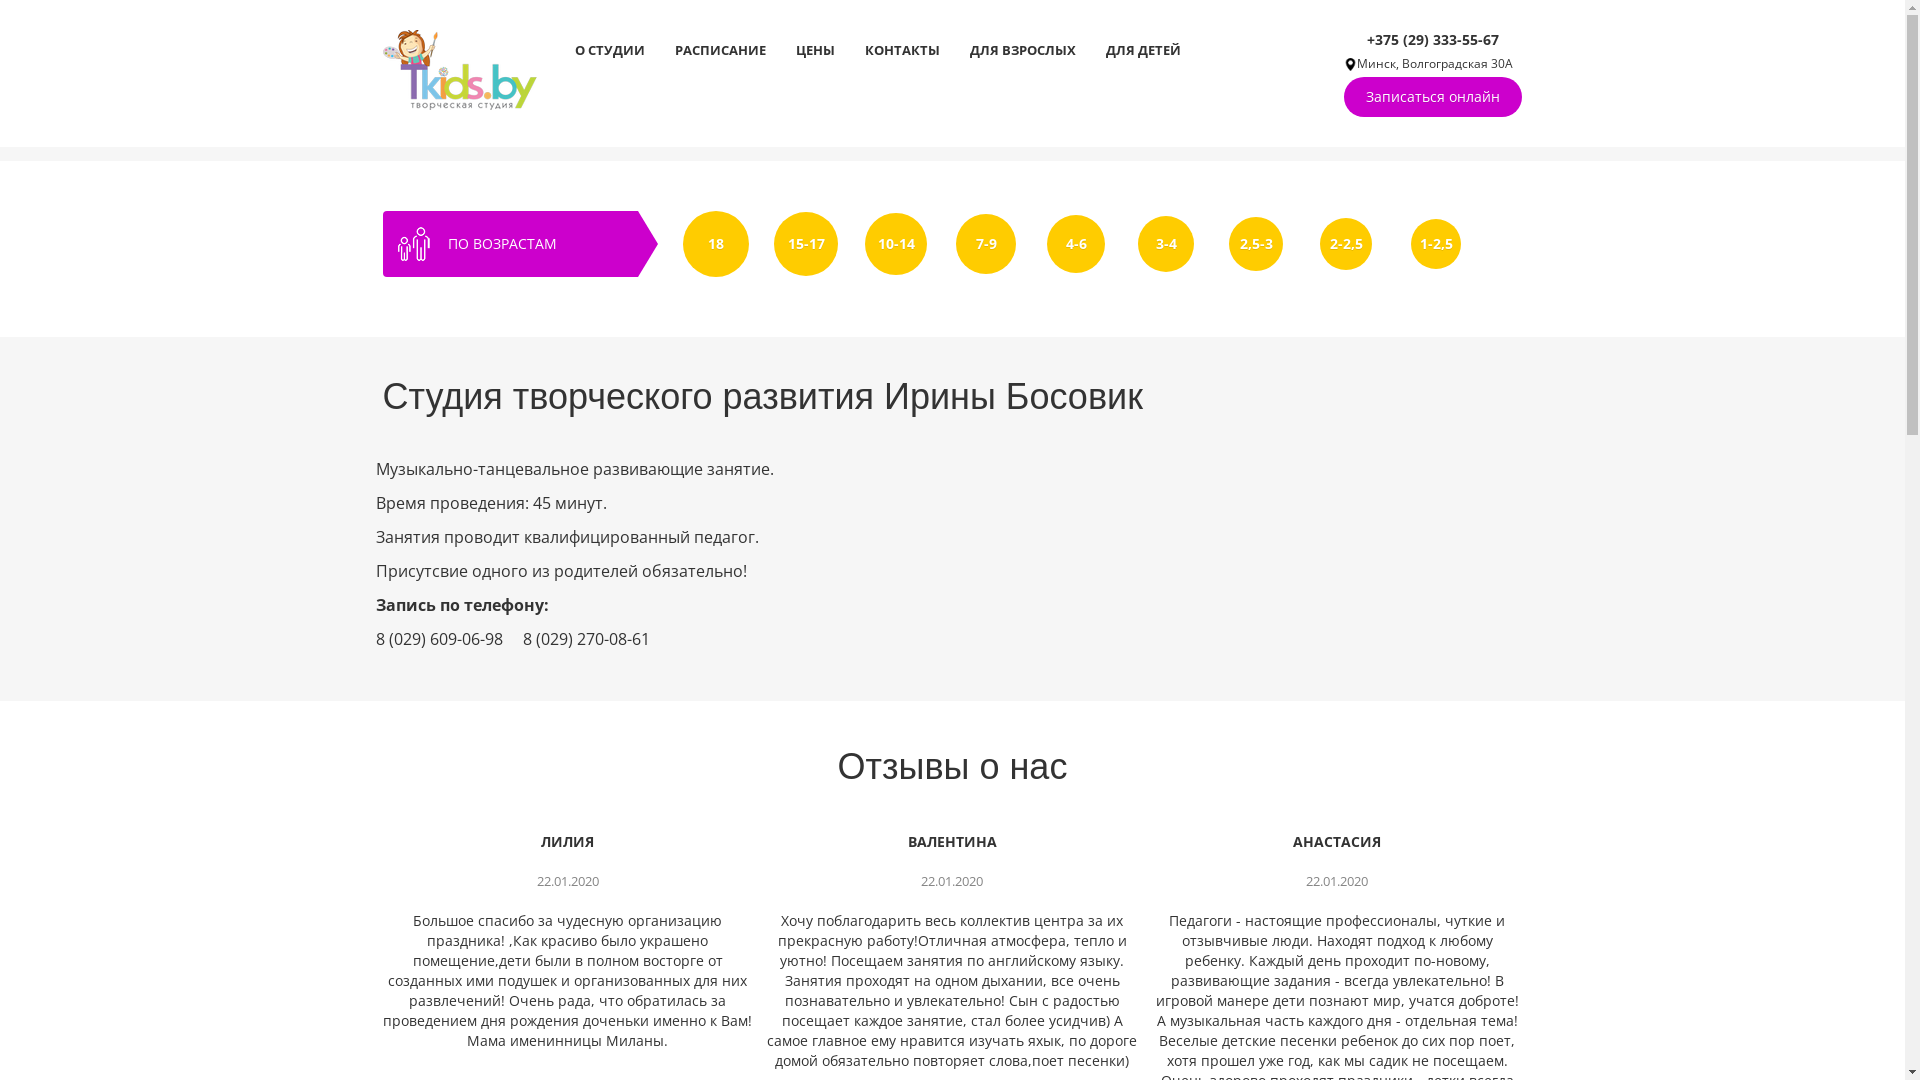 This screenshot has height=1080, width=1920. I want to click on '7-9', so click(985, 242).